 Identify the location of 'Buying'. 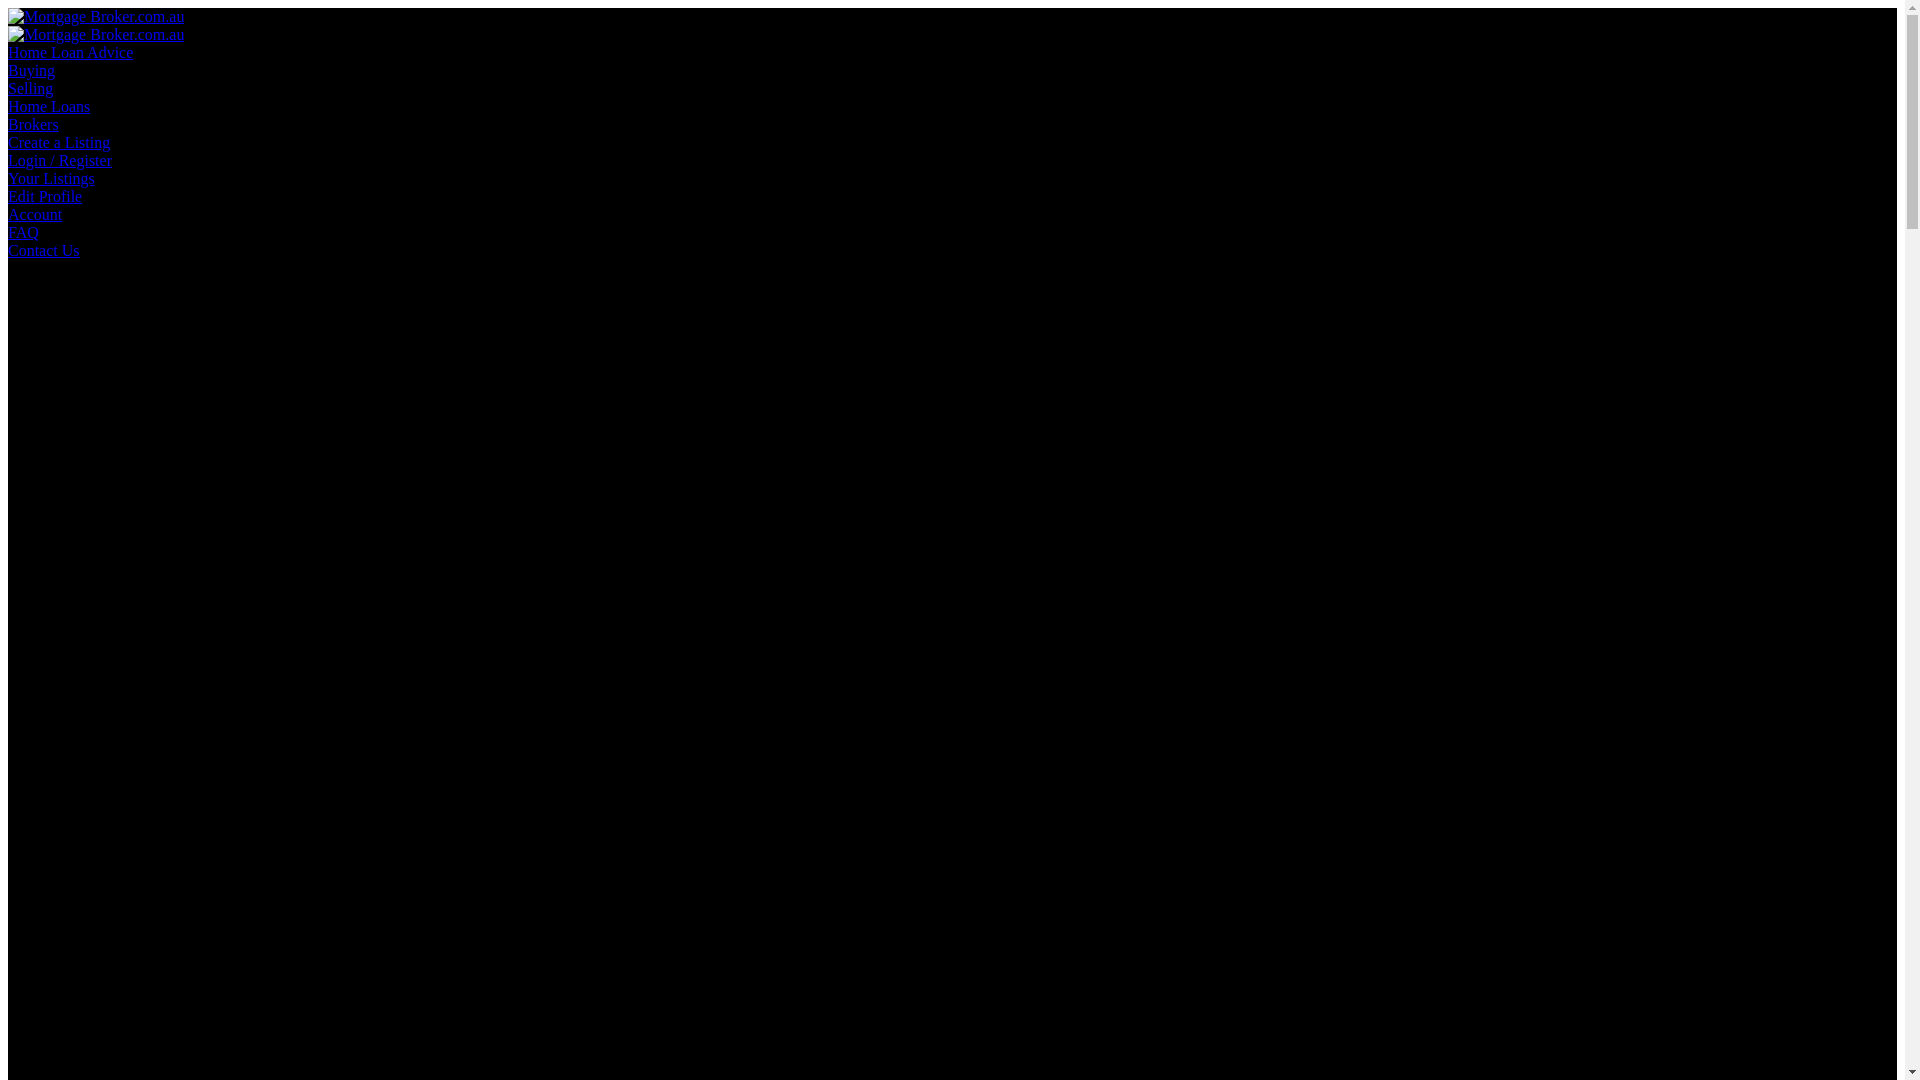
(31, 69).